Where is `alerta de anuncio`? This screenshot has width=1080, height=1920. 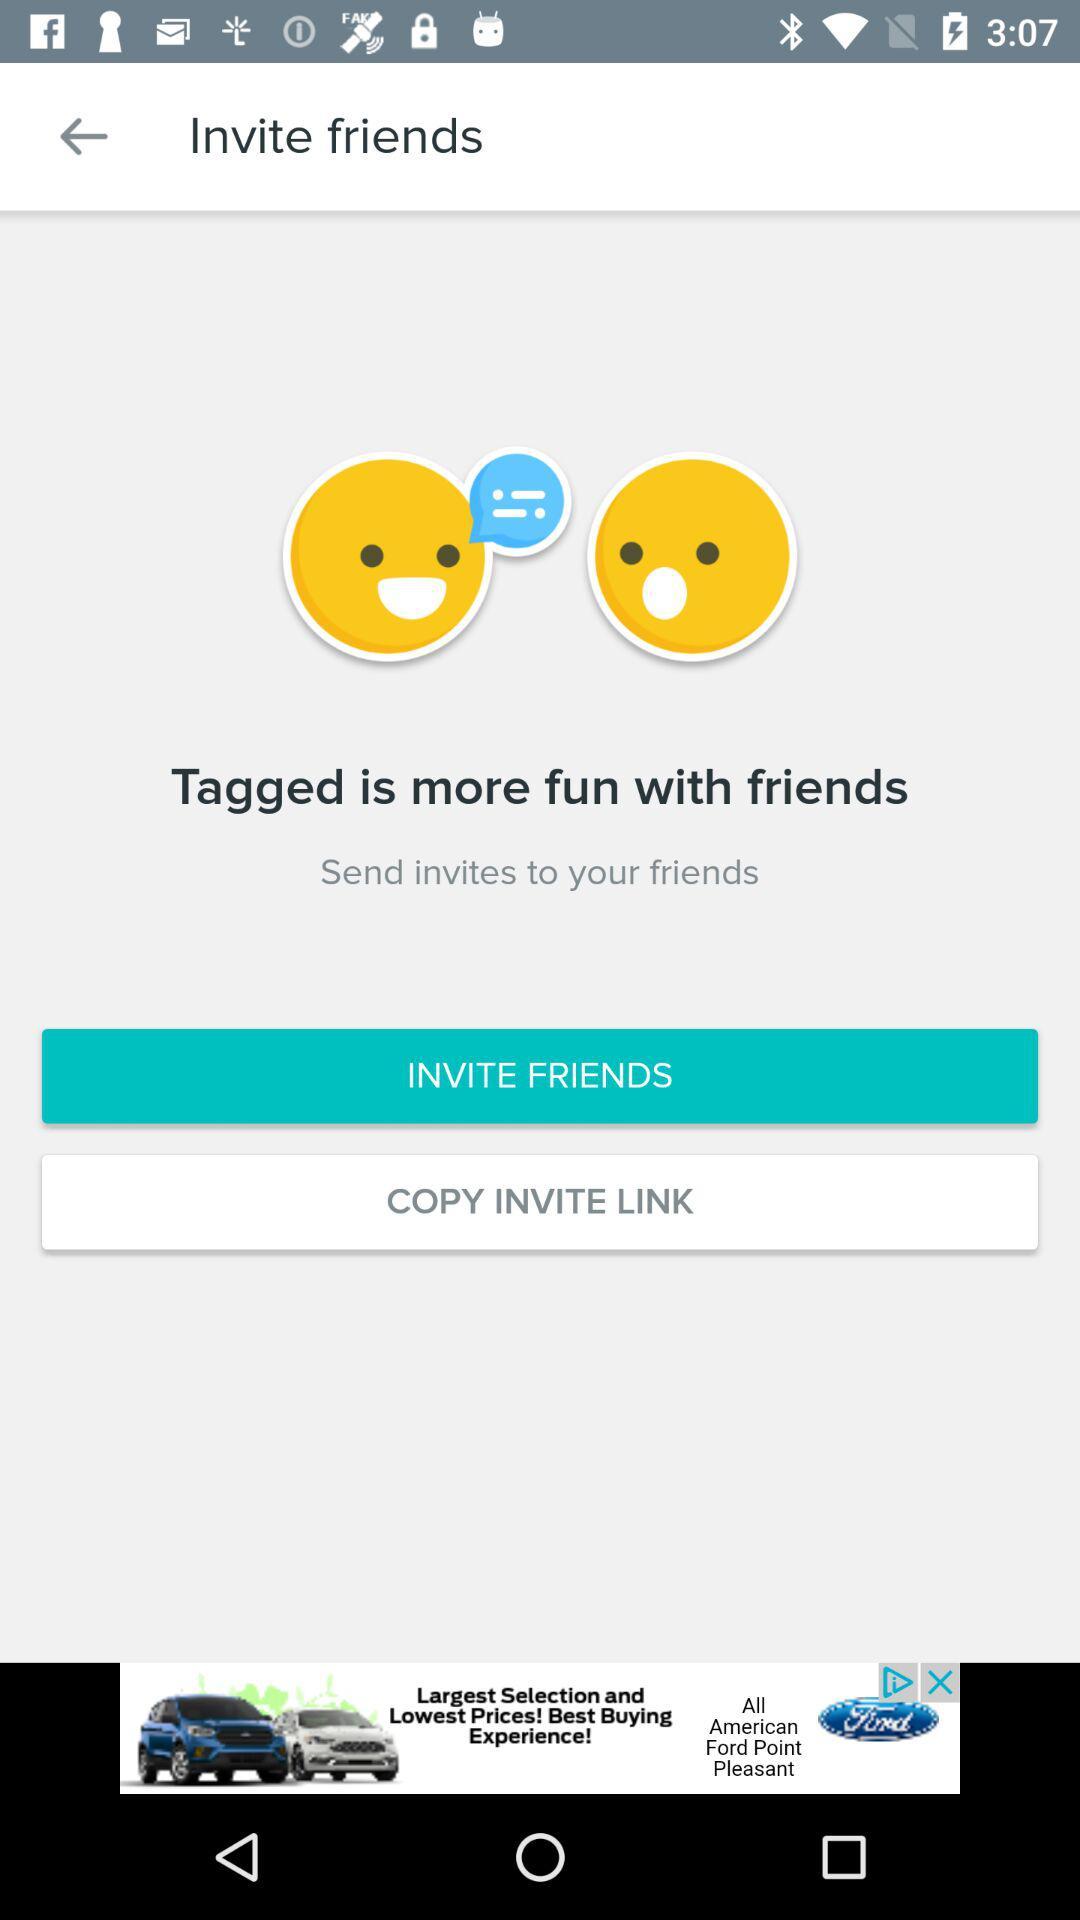 alerta de anuncio is located at coordinates (540, 1727).